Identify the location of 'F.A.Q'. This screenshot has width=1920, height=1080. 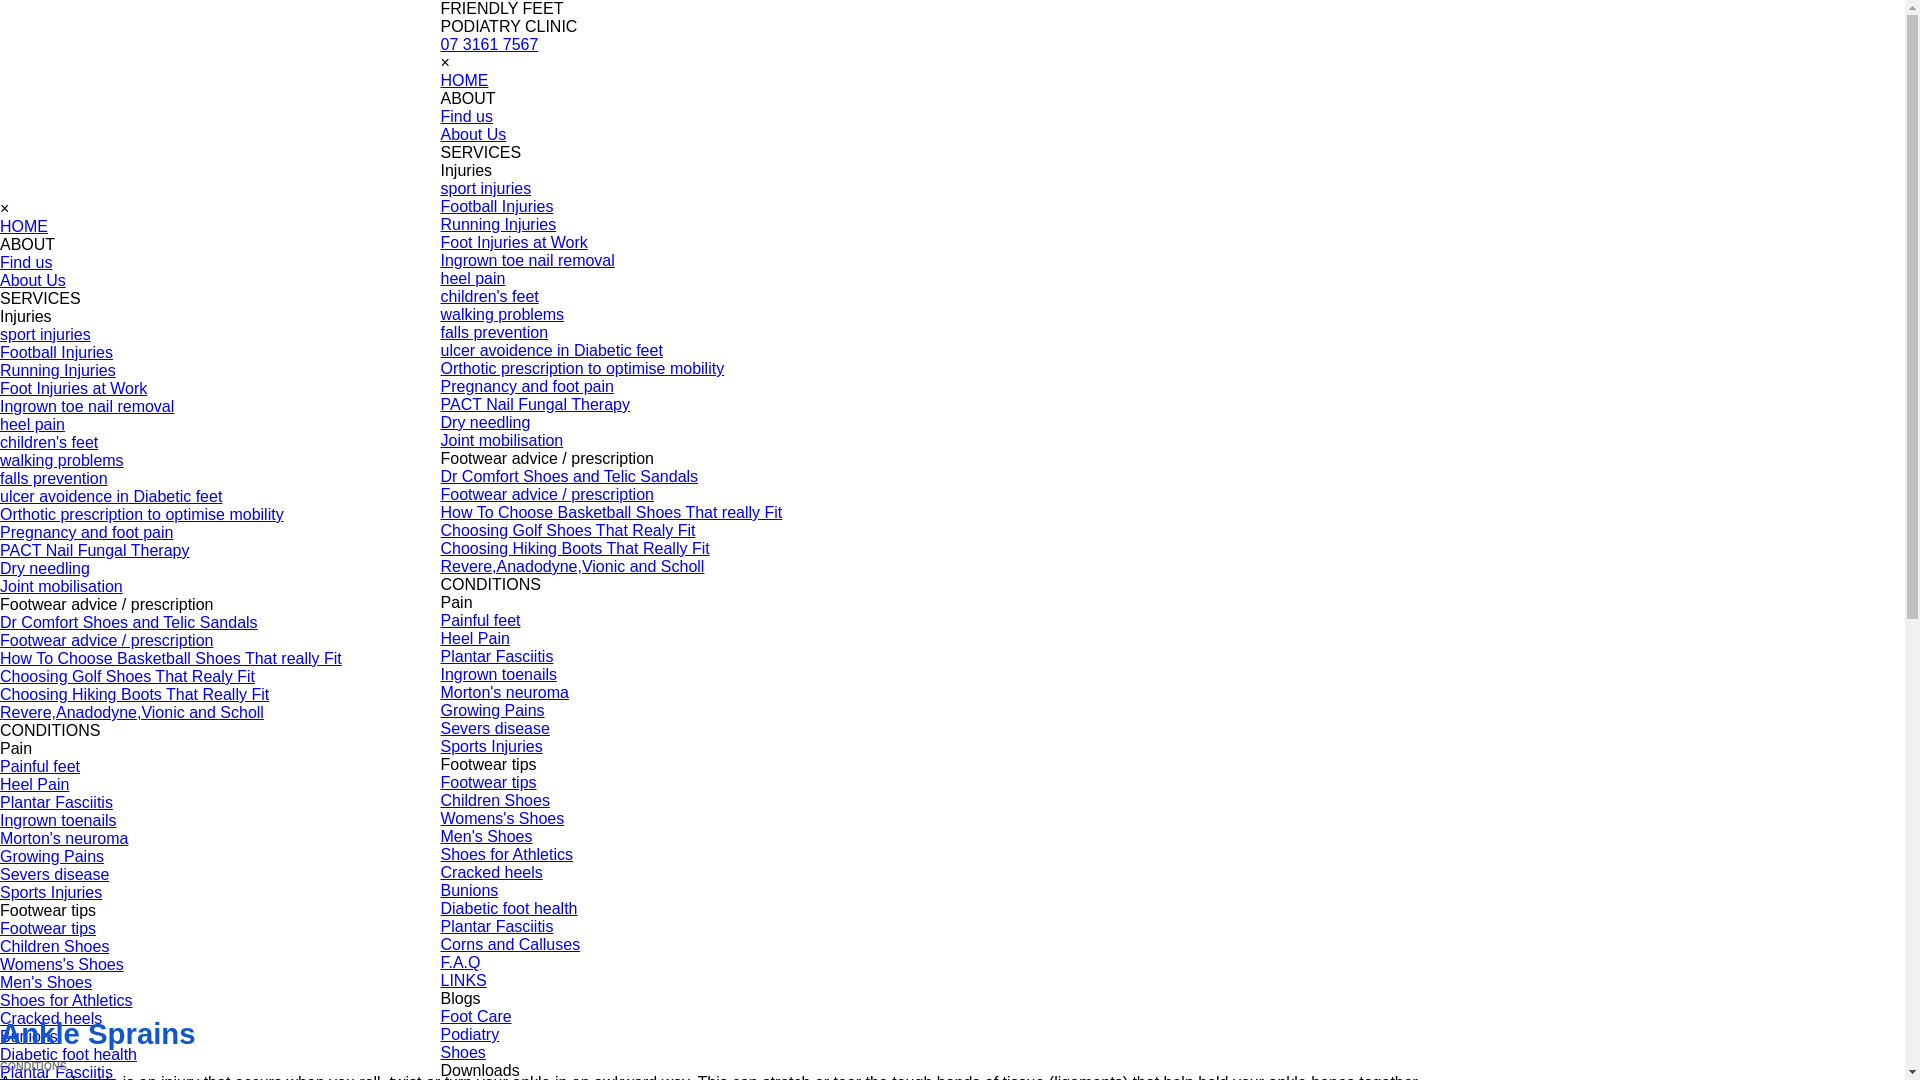
(459, 961).